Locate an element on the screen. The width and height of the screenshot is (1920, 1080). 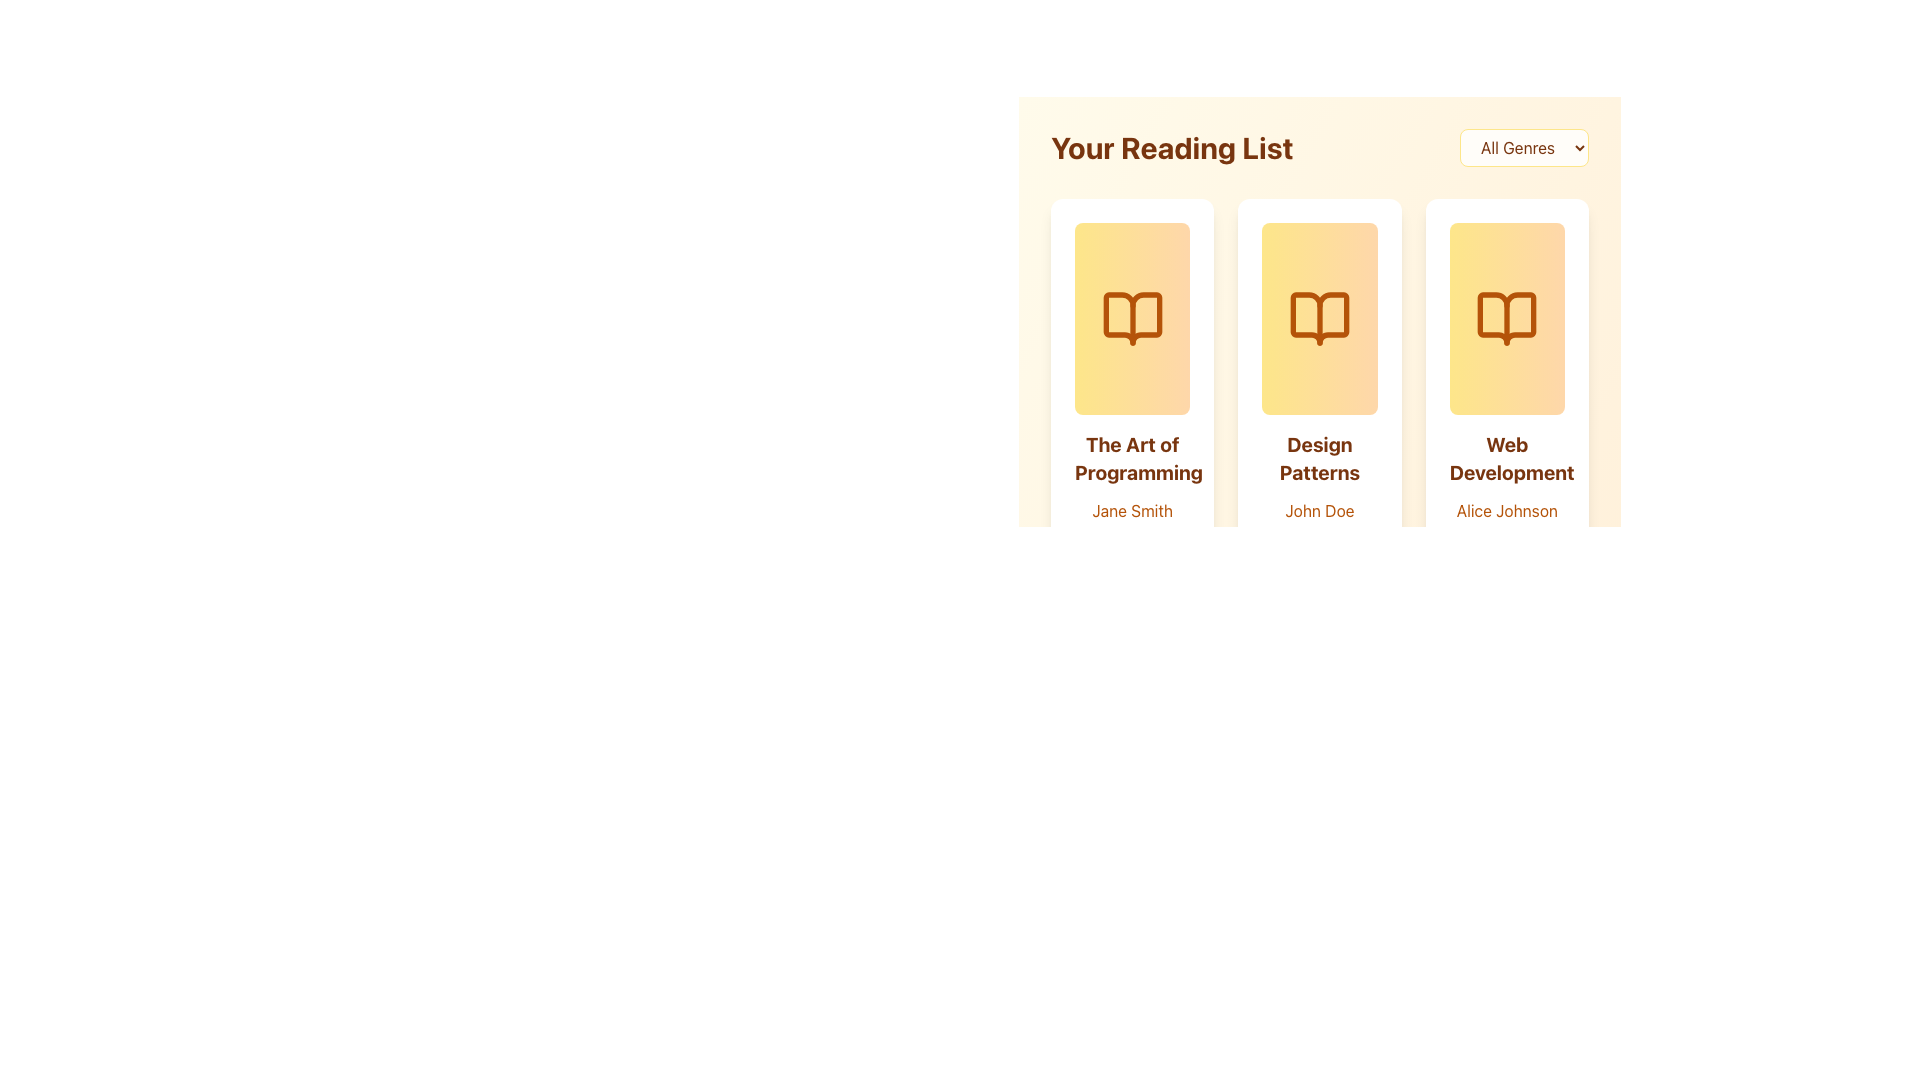
the text label displaying the contributor or author name associated with the 'Web Development' section, located in the third card under 'Your Reading List' is located at coordinates (1507, 509).